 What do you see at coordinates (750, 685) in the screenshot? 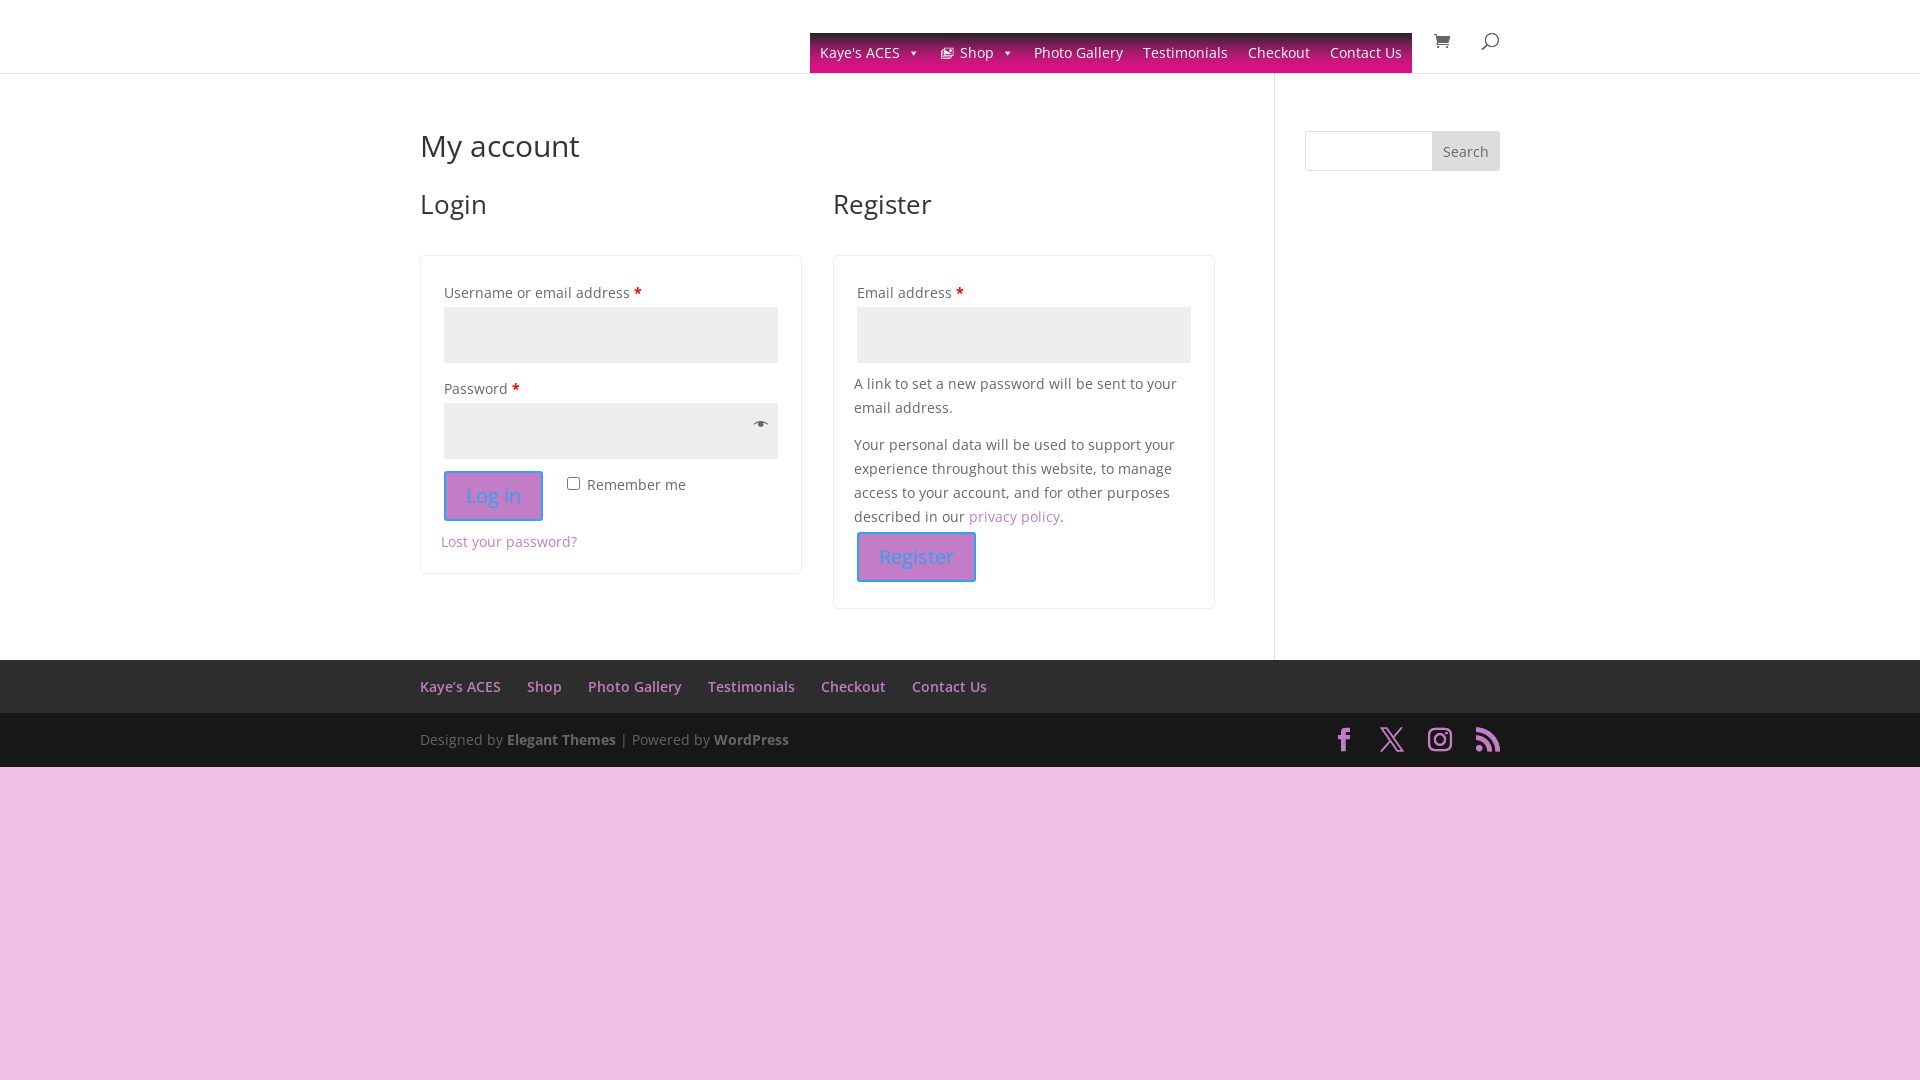
I see `'Testimonials'` at bounding box center [750, 685].